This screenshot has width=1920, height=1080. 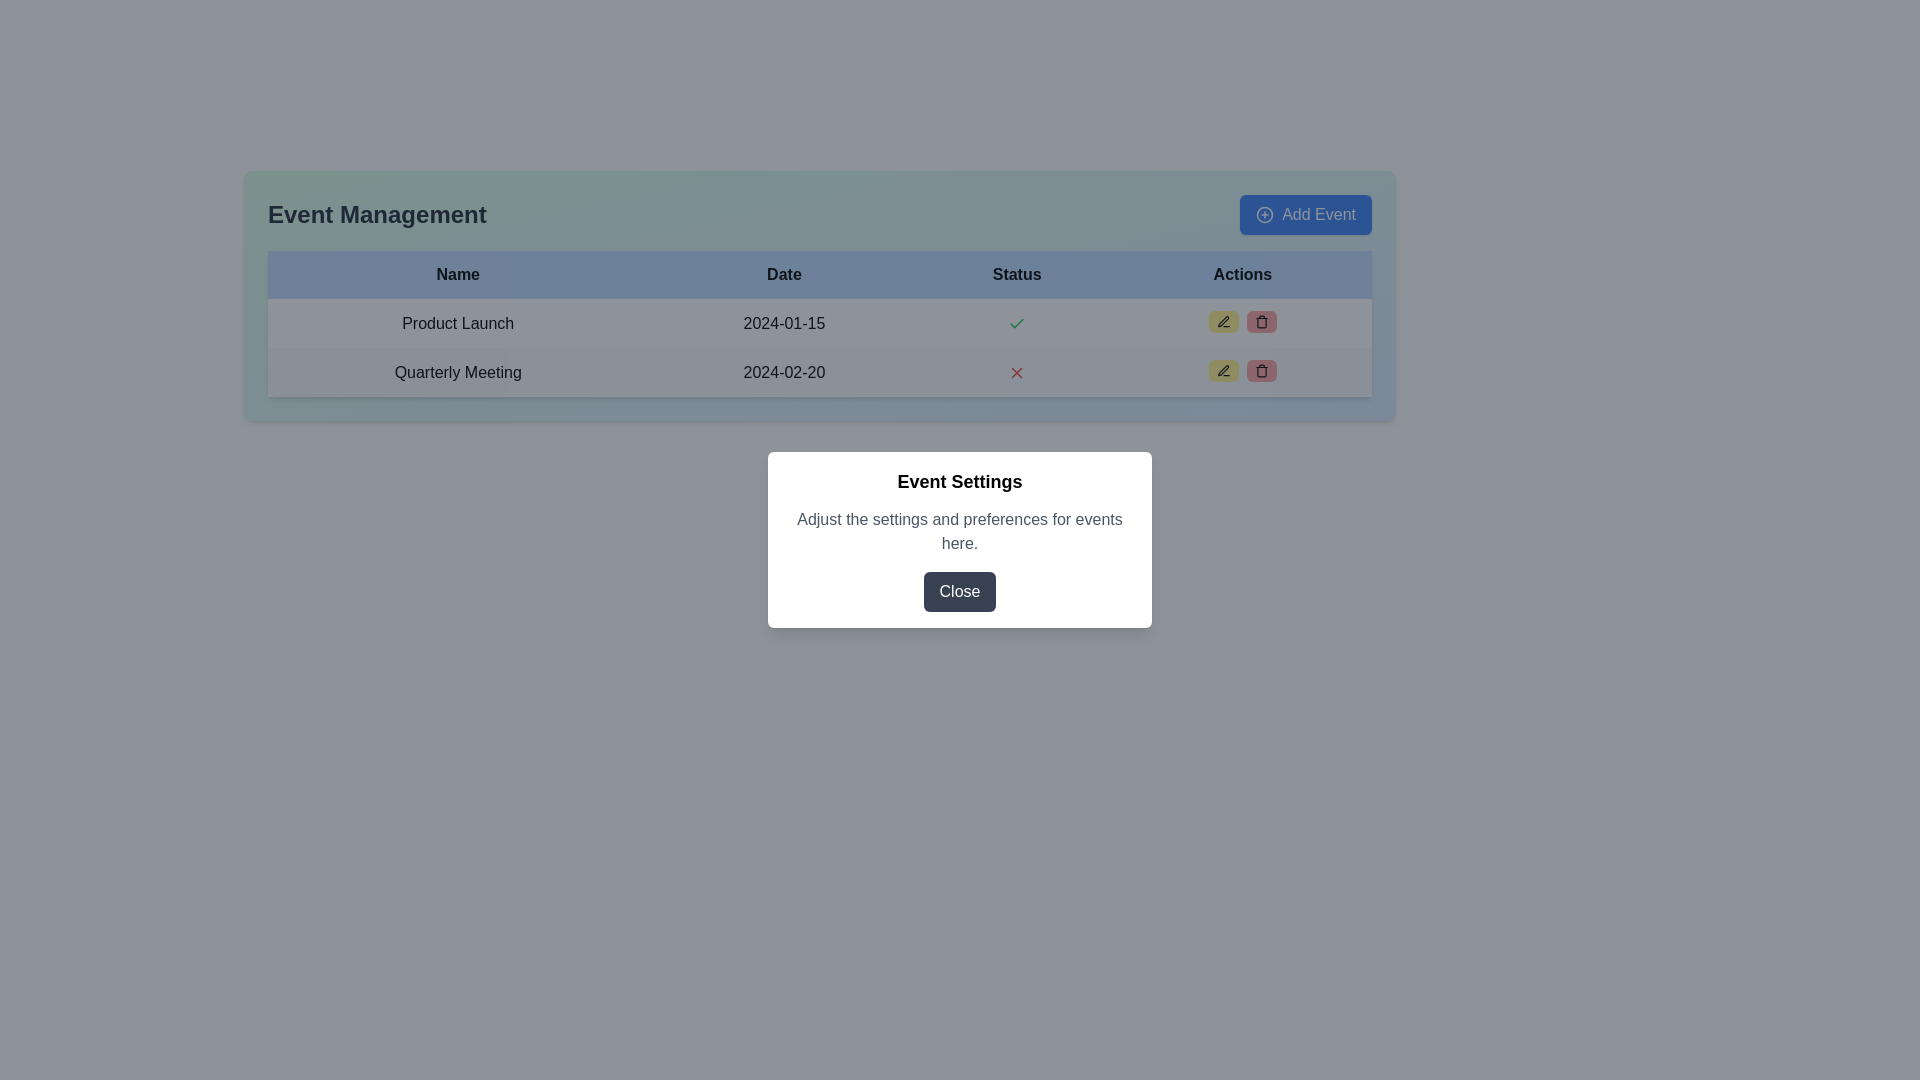 What do you see at coordinates (1242, 274) in the screenshot?
I see `the 'Actions' text label located in the last cell of the header row of the table, which is bold and centered with a black font color` at bounding box center [1242, 274].